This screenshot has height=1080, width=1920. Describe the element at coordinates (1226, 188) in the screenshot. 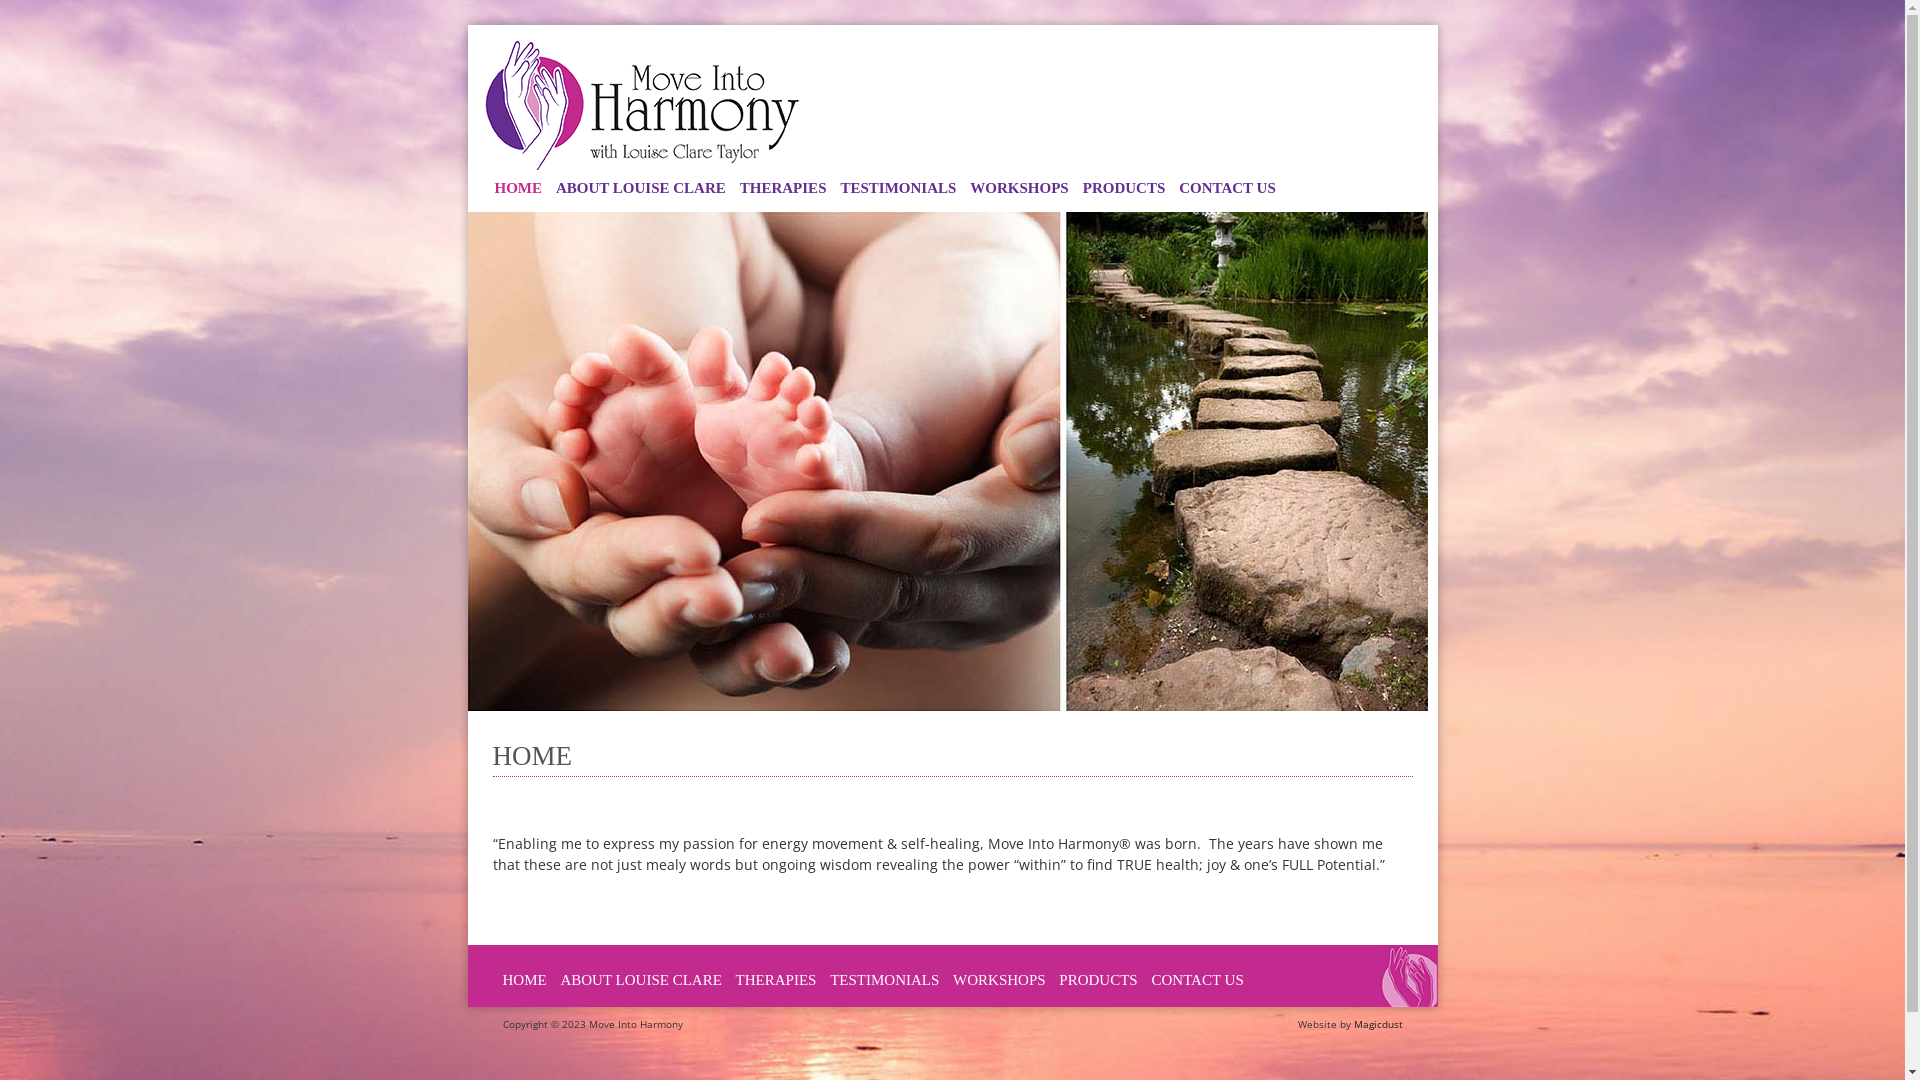

I see `'CONTACT US'` at that location.